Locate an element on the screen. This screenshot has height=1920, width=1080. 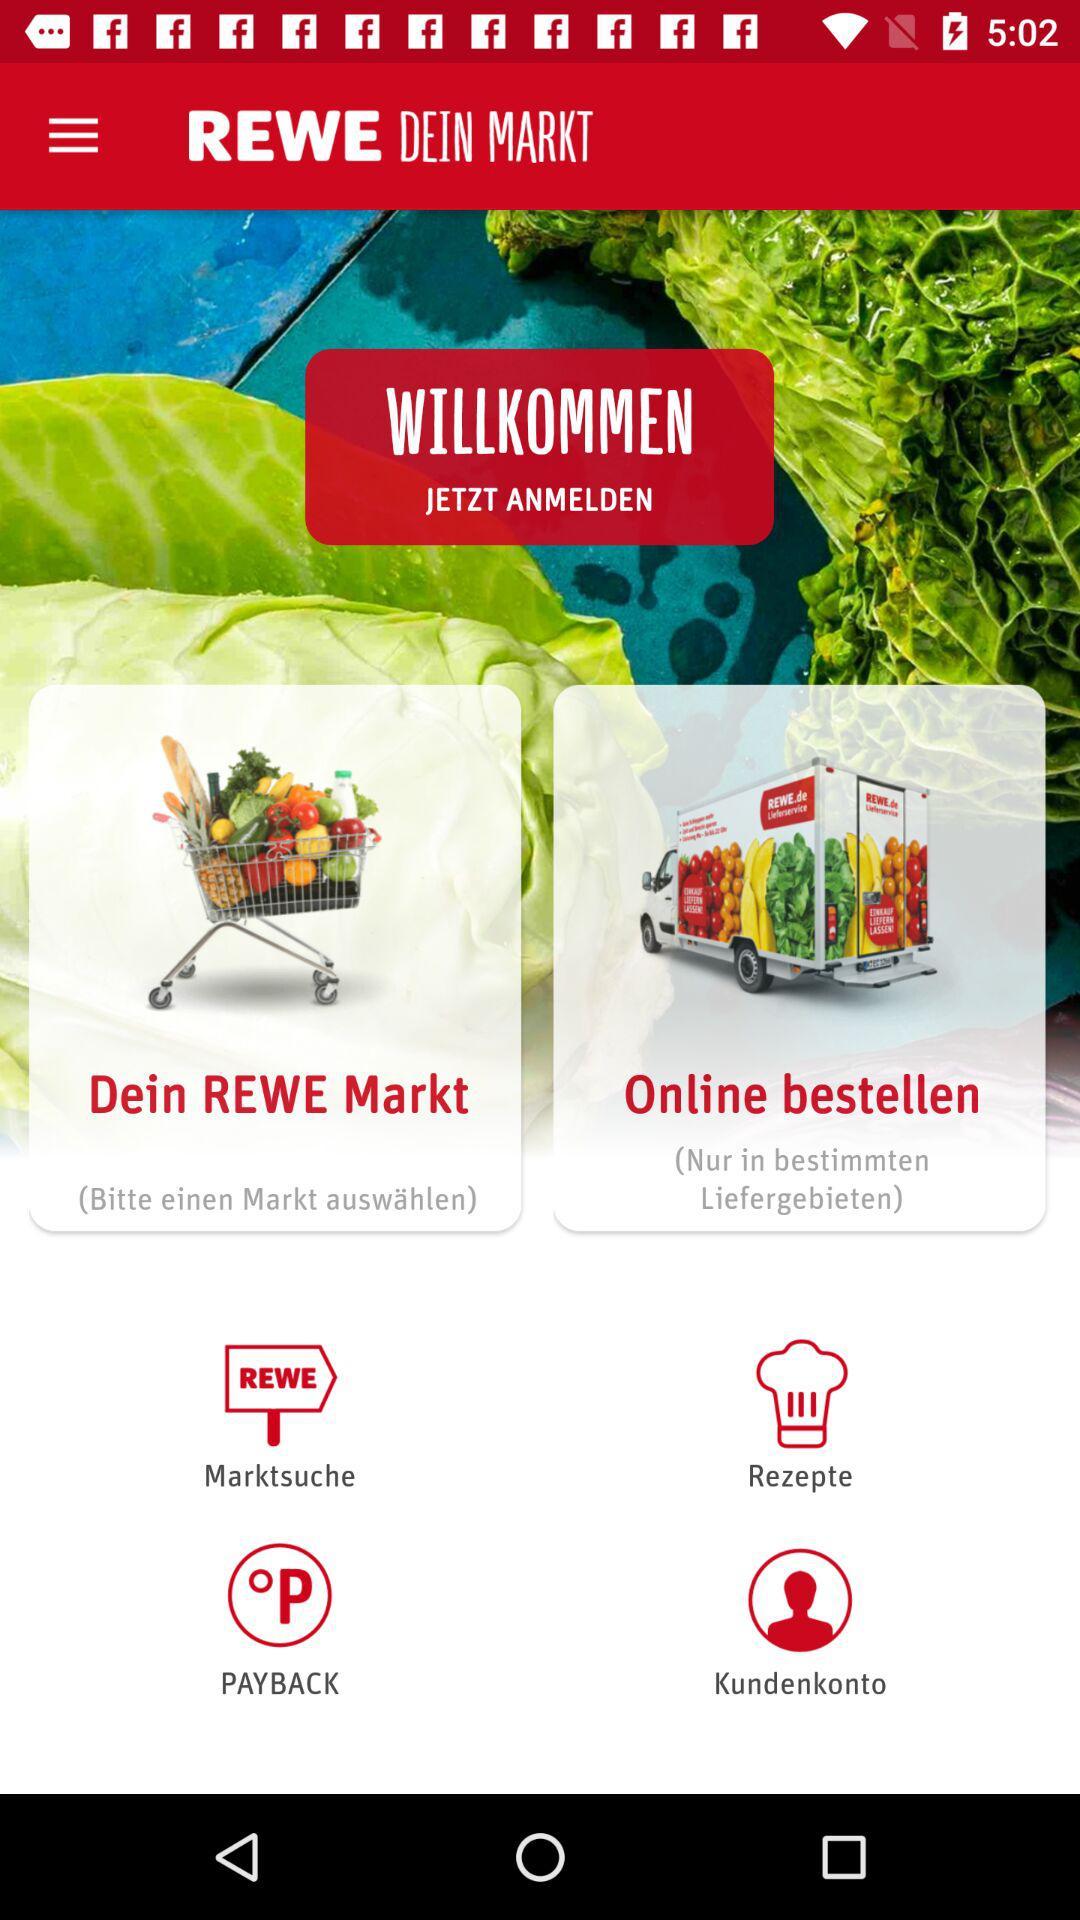
the item below marktsuche icon is located at coordinates (279, 1620).